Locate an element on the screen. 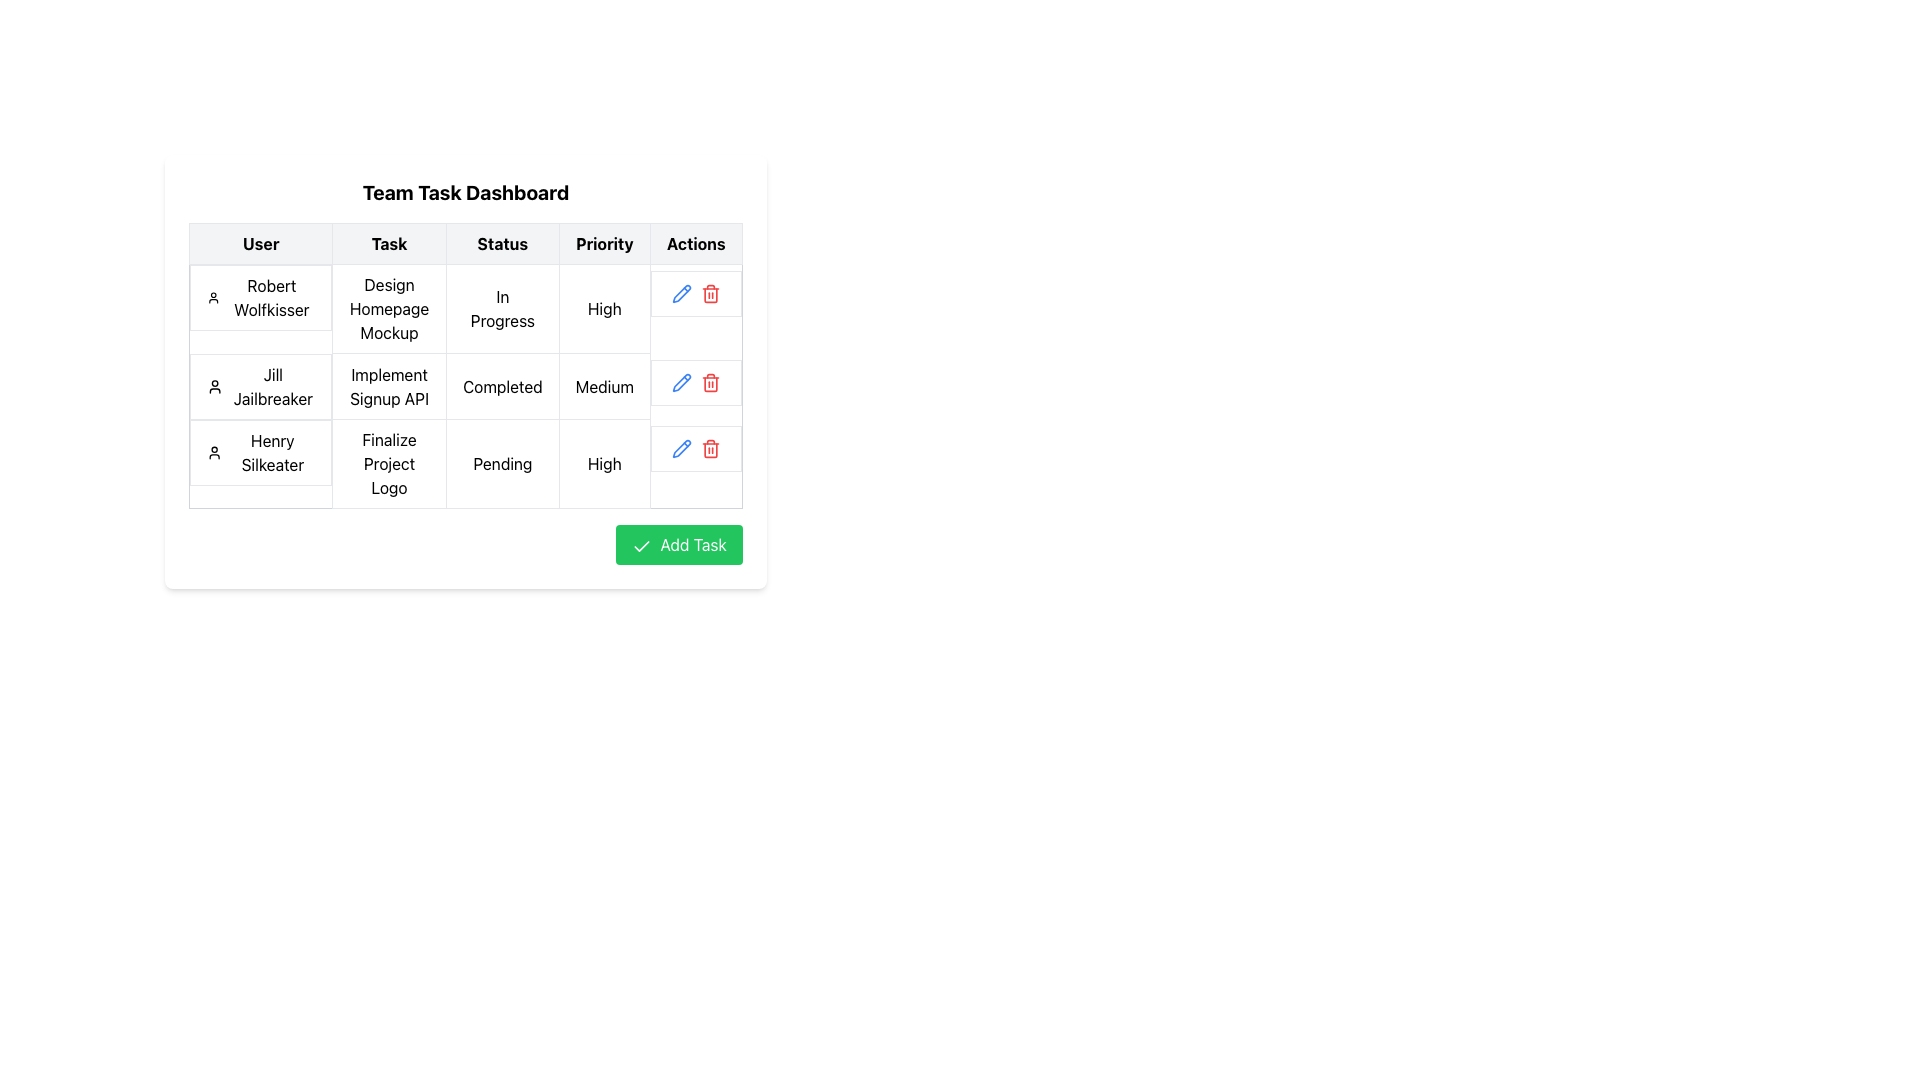  the text label displaying the priority level 'High' in the third row under the 'Priority' column of the task management table is located at coordinates (603, 463).